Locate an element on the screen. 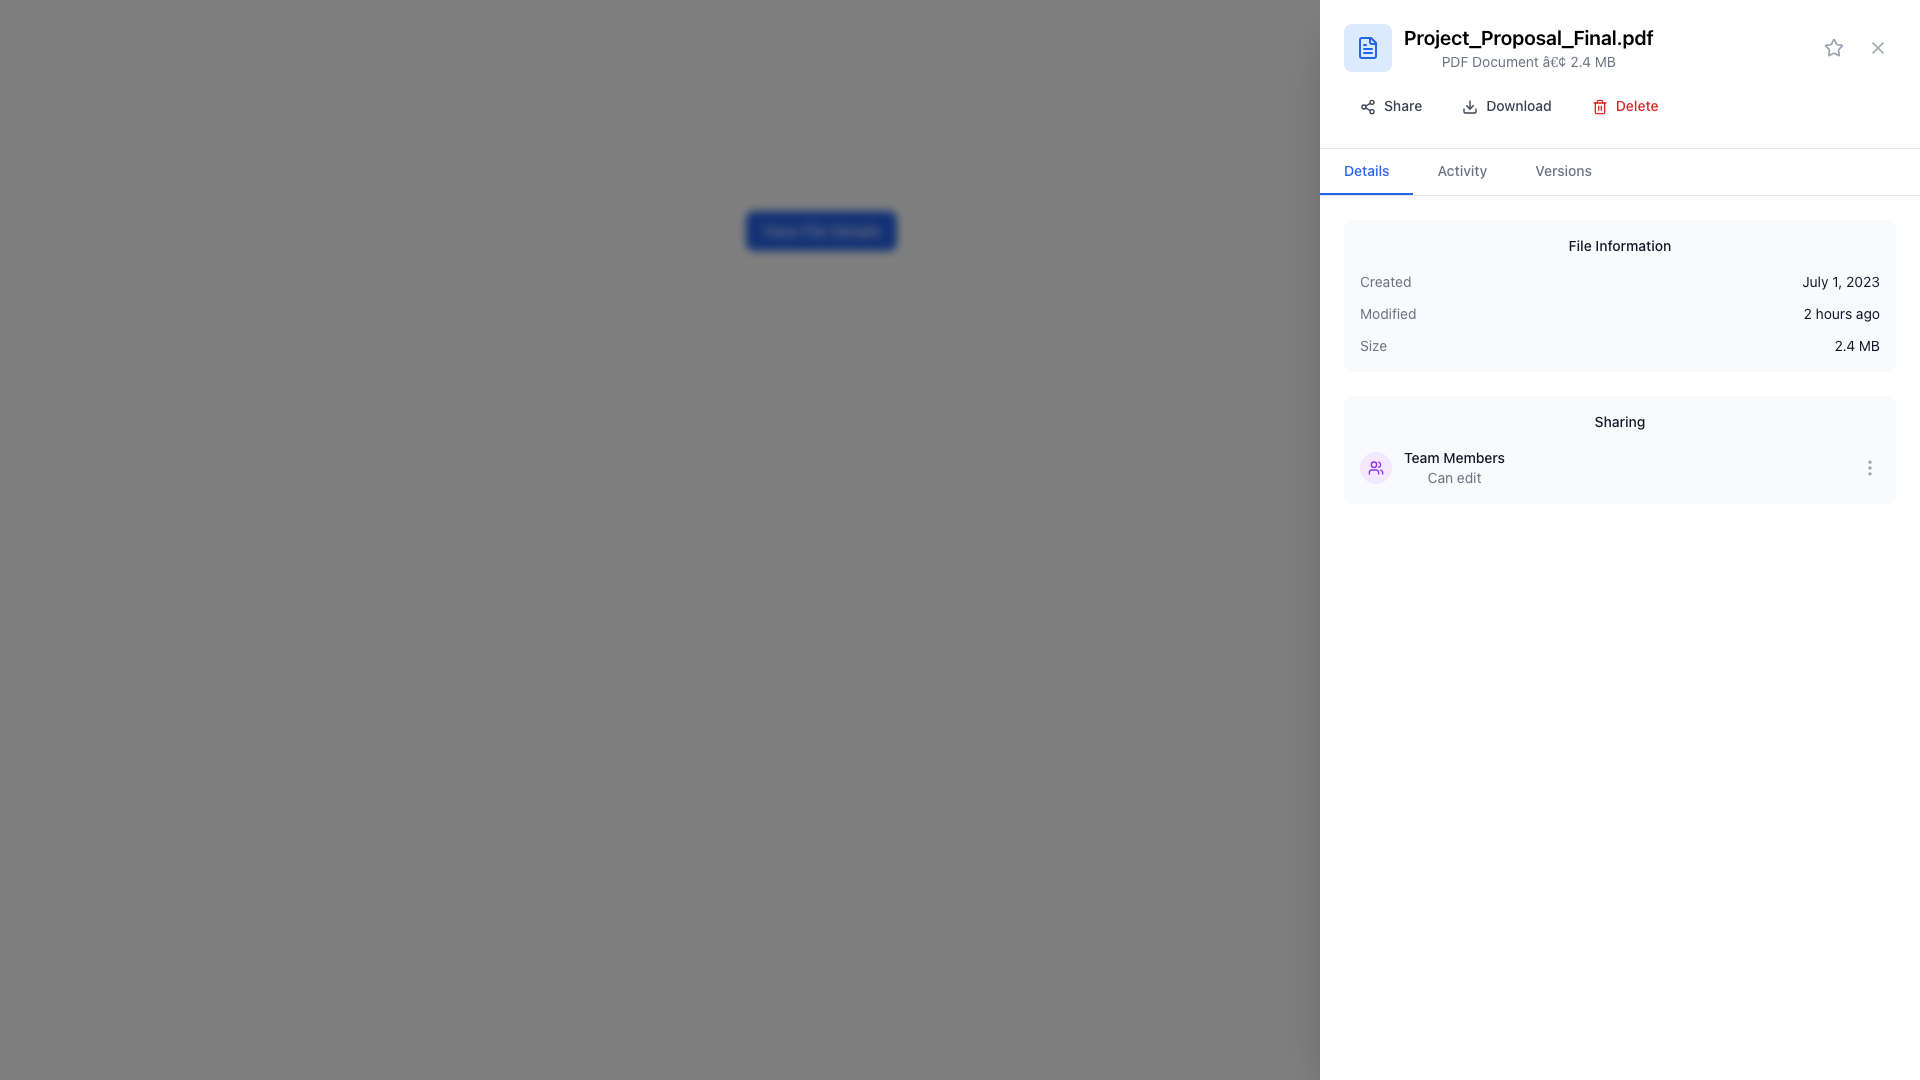 Image resolution: width=1920 pixels, height=1080 pixels. the download icon, which is represented by an arrow pointing downward into a horizontal line, located in the top section of the file details panel, preceding the 'Download' text label is located at coordinates (1470, 107).